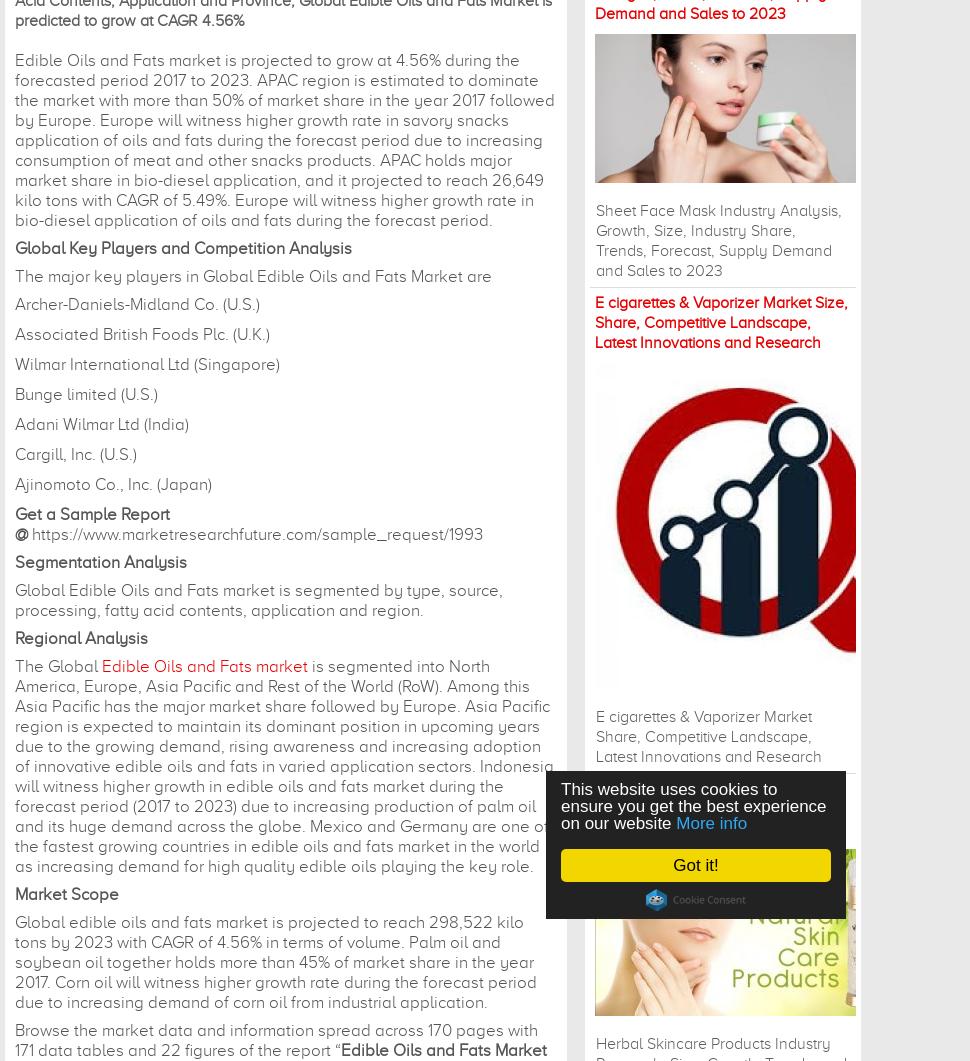 Image resolution: width=970 pixels, height=1061 pixels. Describe the element at coordinates (102, 423) in the screenshot. I see `'Adani Wilmar Ltd (India)'` at that location.